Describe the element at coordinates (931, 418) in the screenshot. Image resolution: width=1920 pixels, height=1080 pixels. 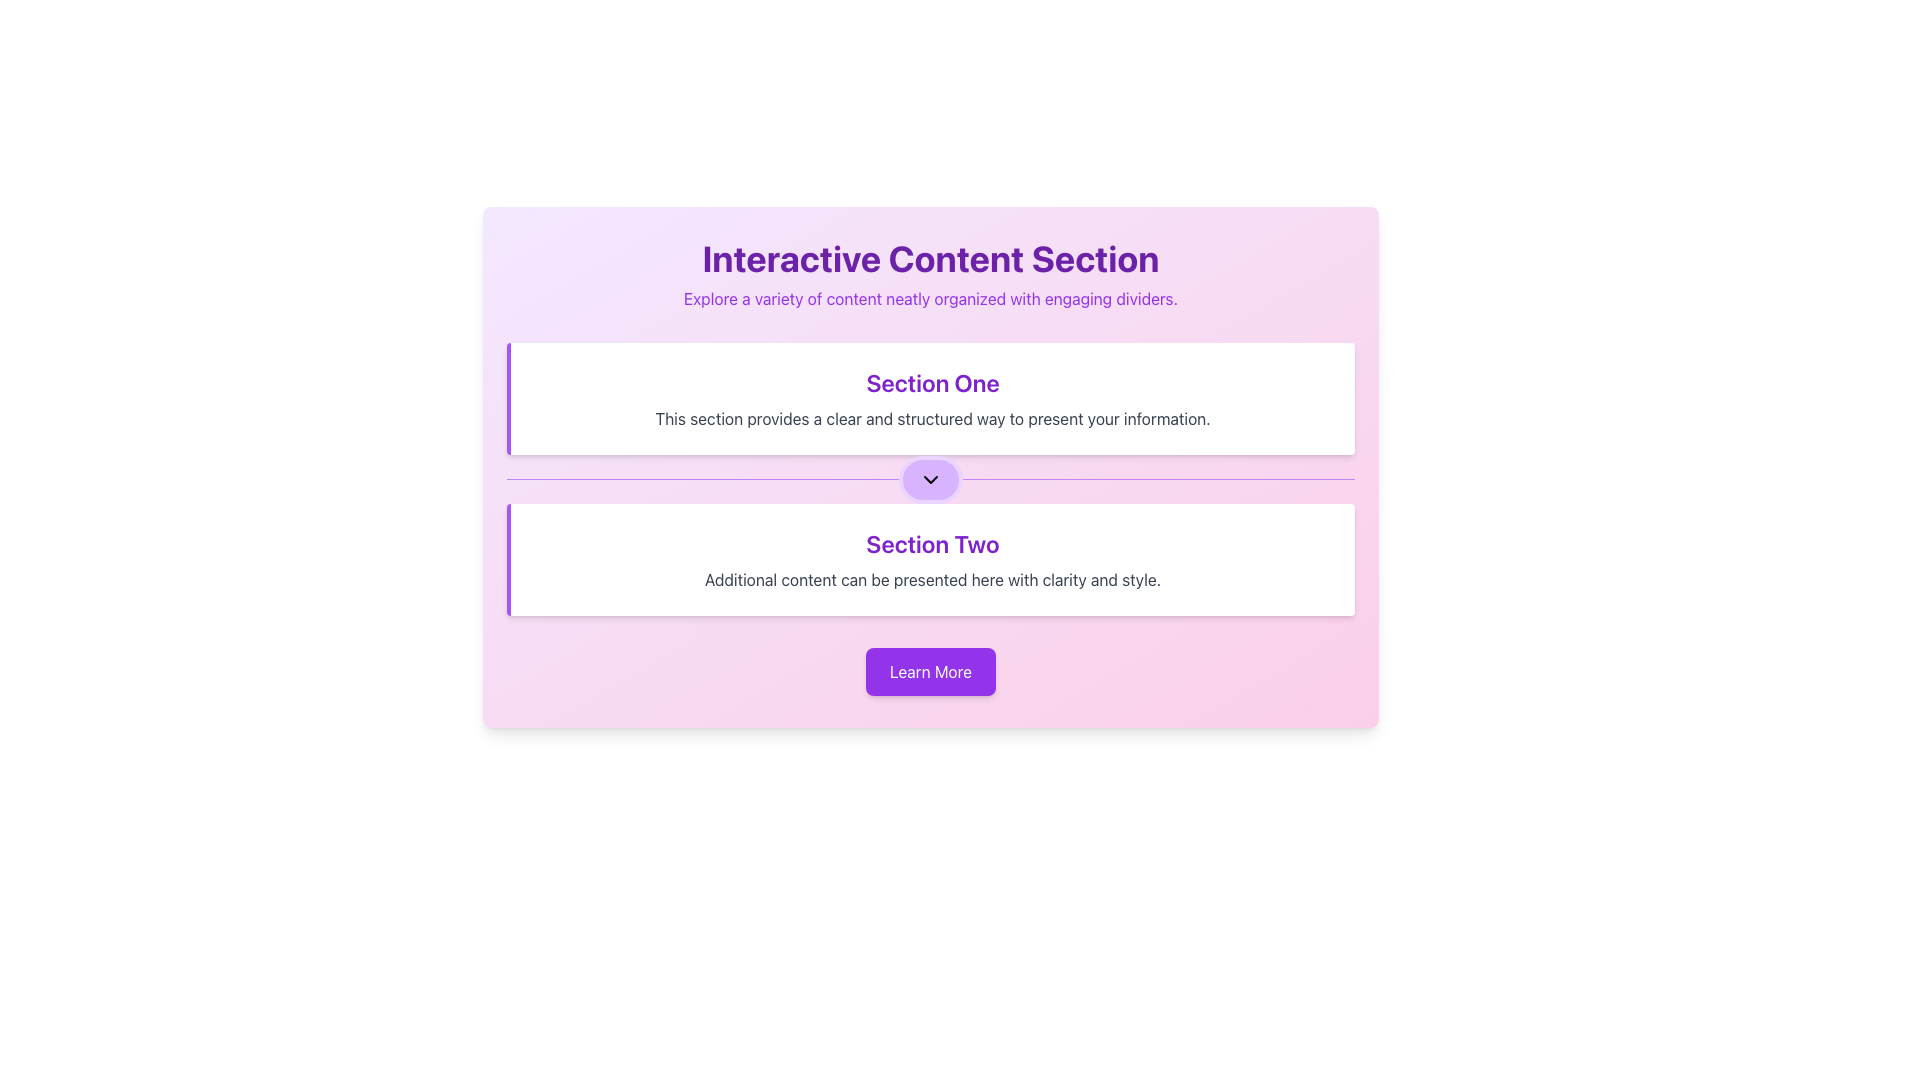
I see `the text element that reads 'This section provides a clear and structured way to present your information.' which is located directly below the 'Section One' header` at that location.